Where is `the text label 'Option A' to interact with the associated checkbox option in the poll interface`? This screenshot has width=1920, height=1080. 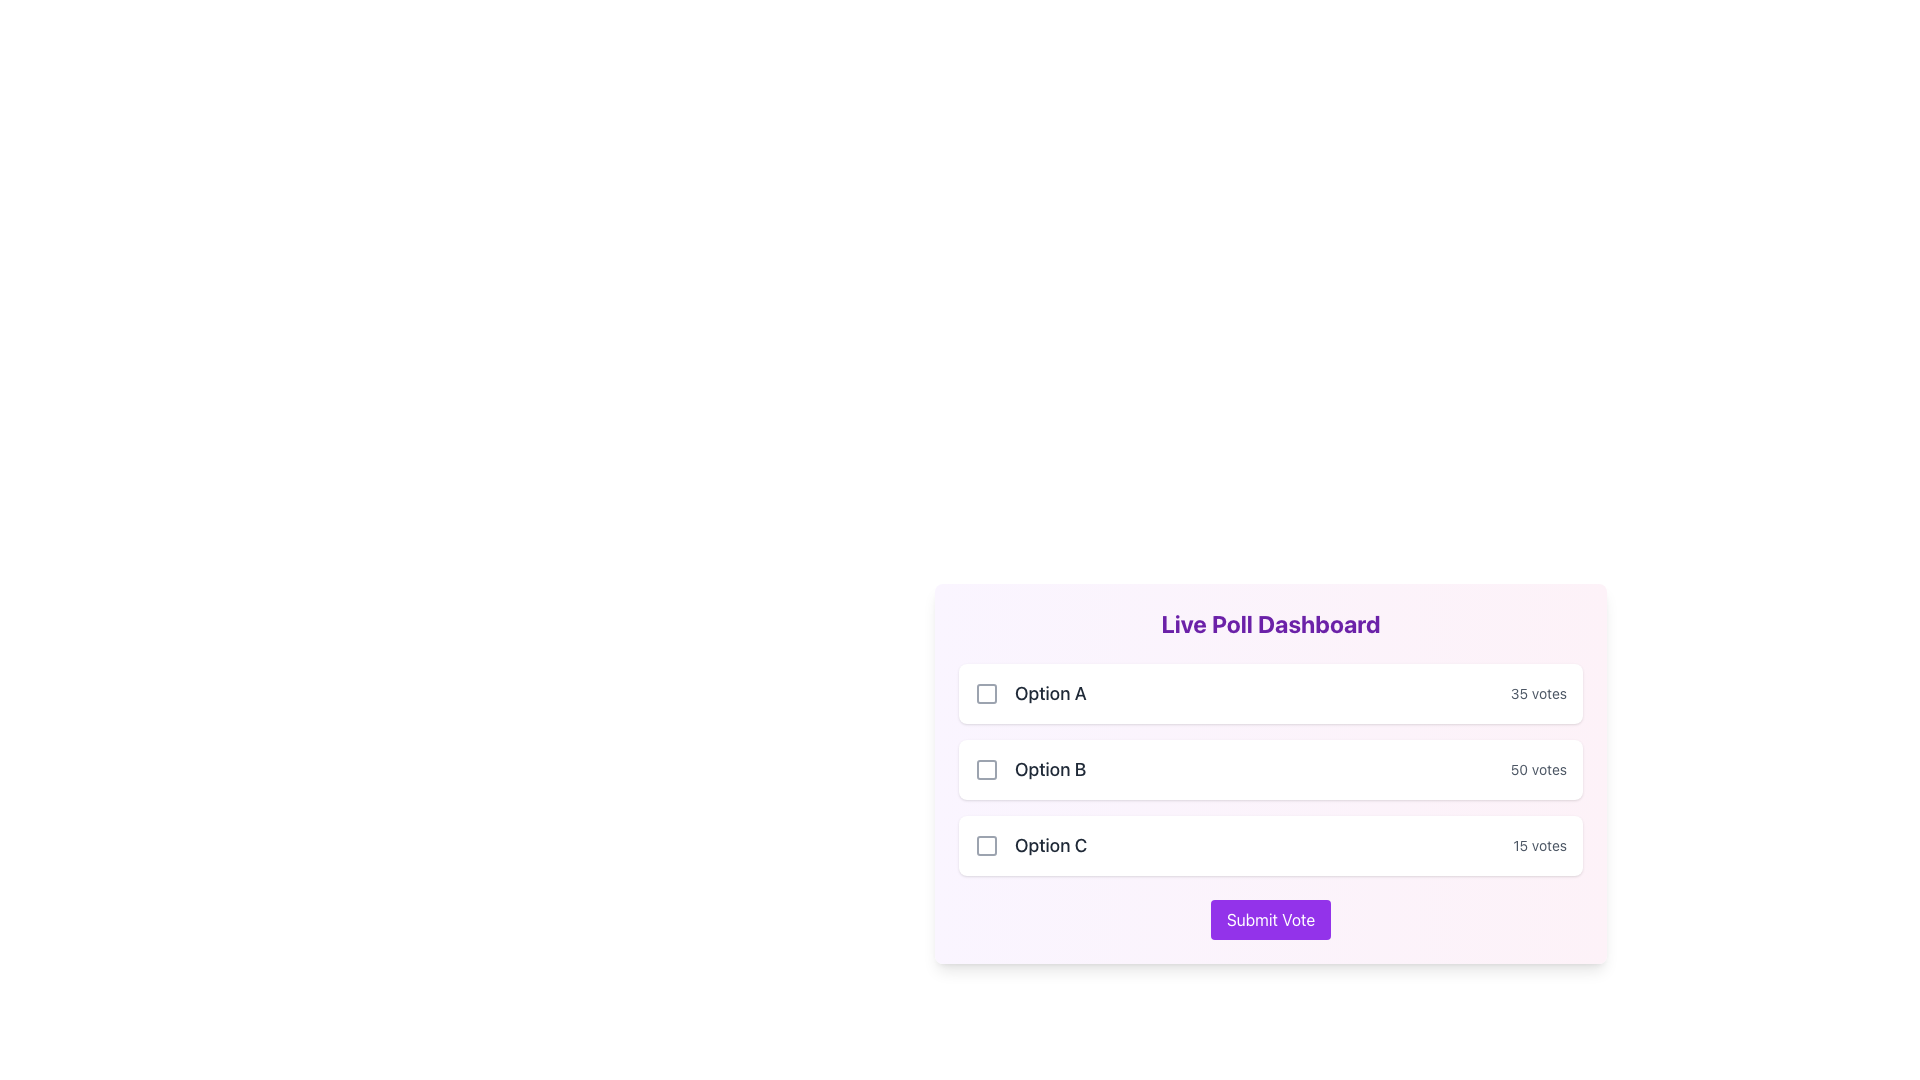 the text label 'Option A' to interact with the associated checkbox option in the poll interface is located at coordinates (1030, 693).